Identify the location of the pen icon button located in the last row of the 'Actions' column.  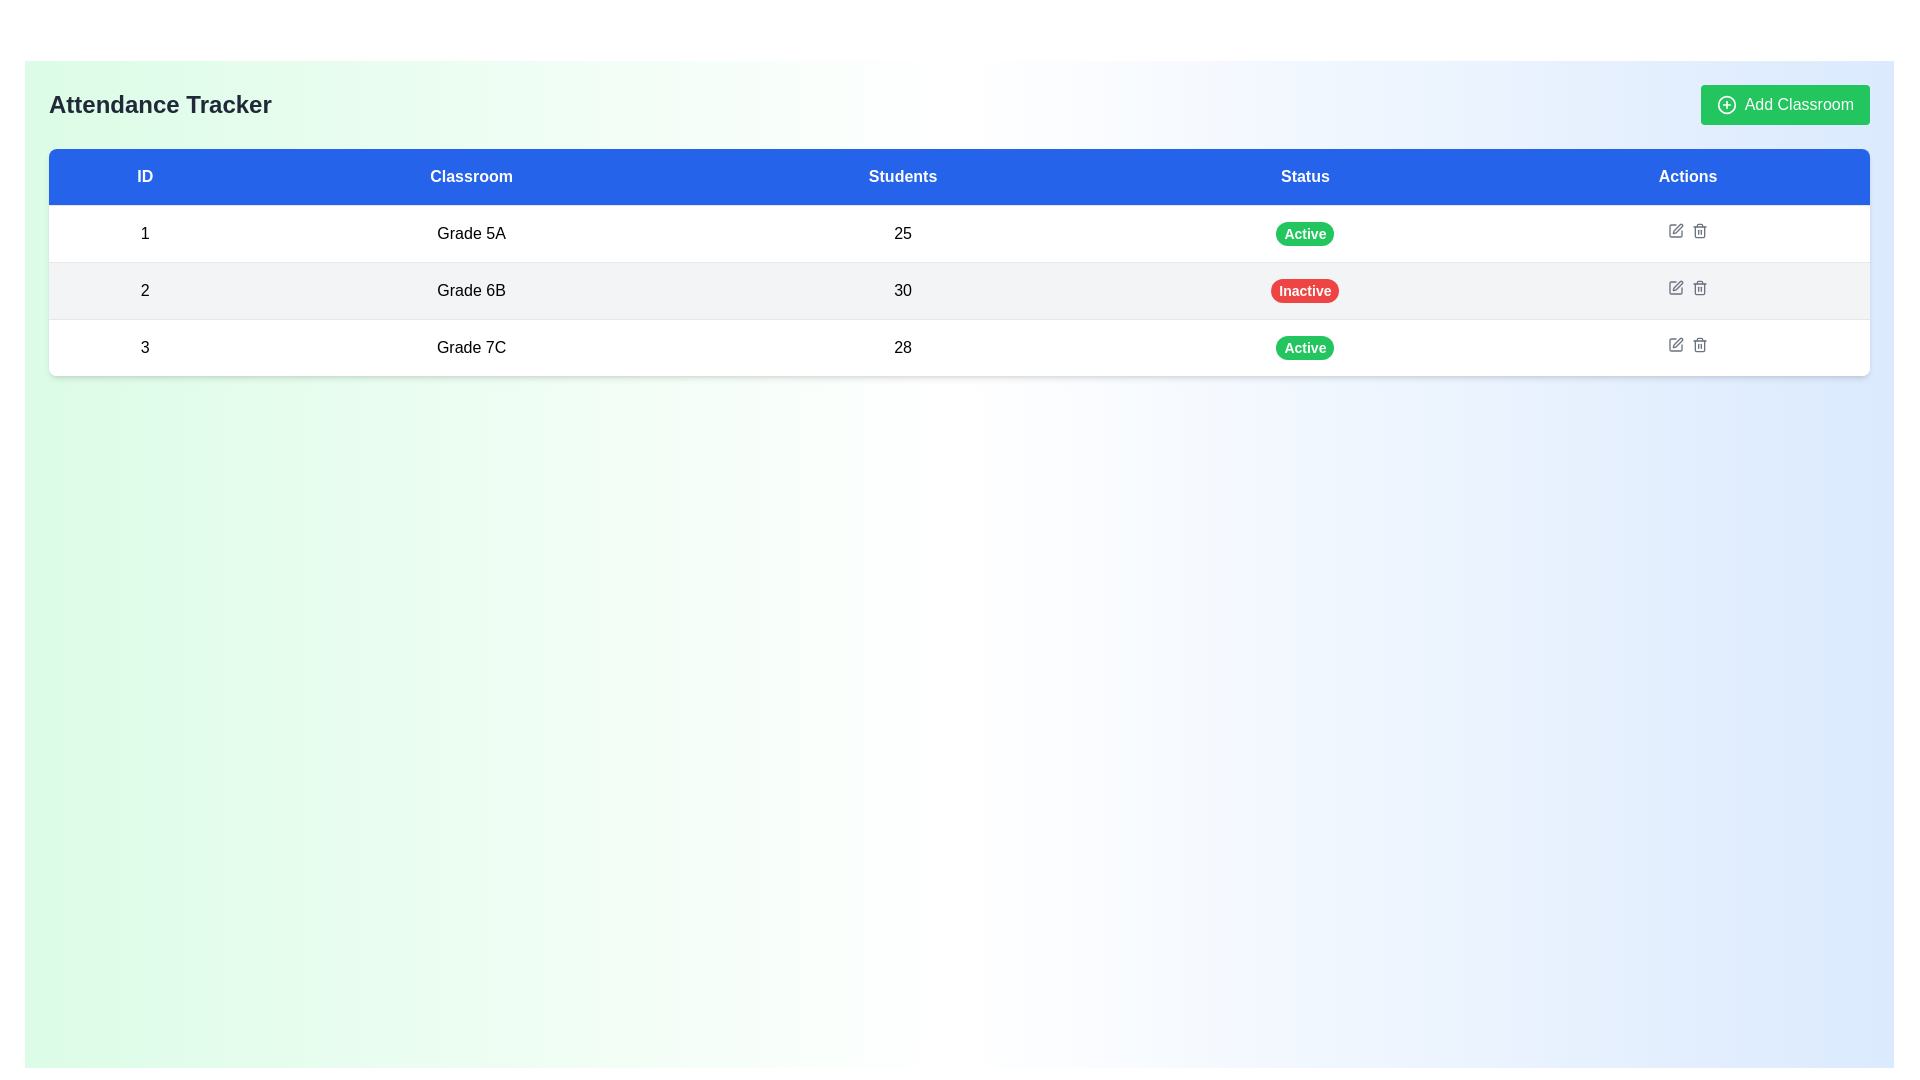
(1675, 343).